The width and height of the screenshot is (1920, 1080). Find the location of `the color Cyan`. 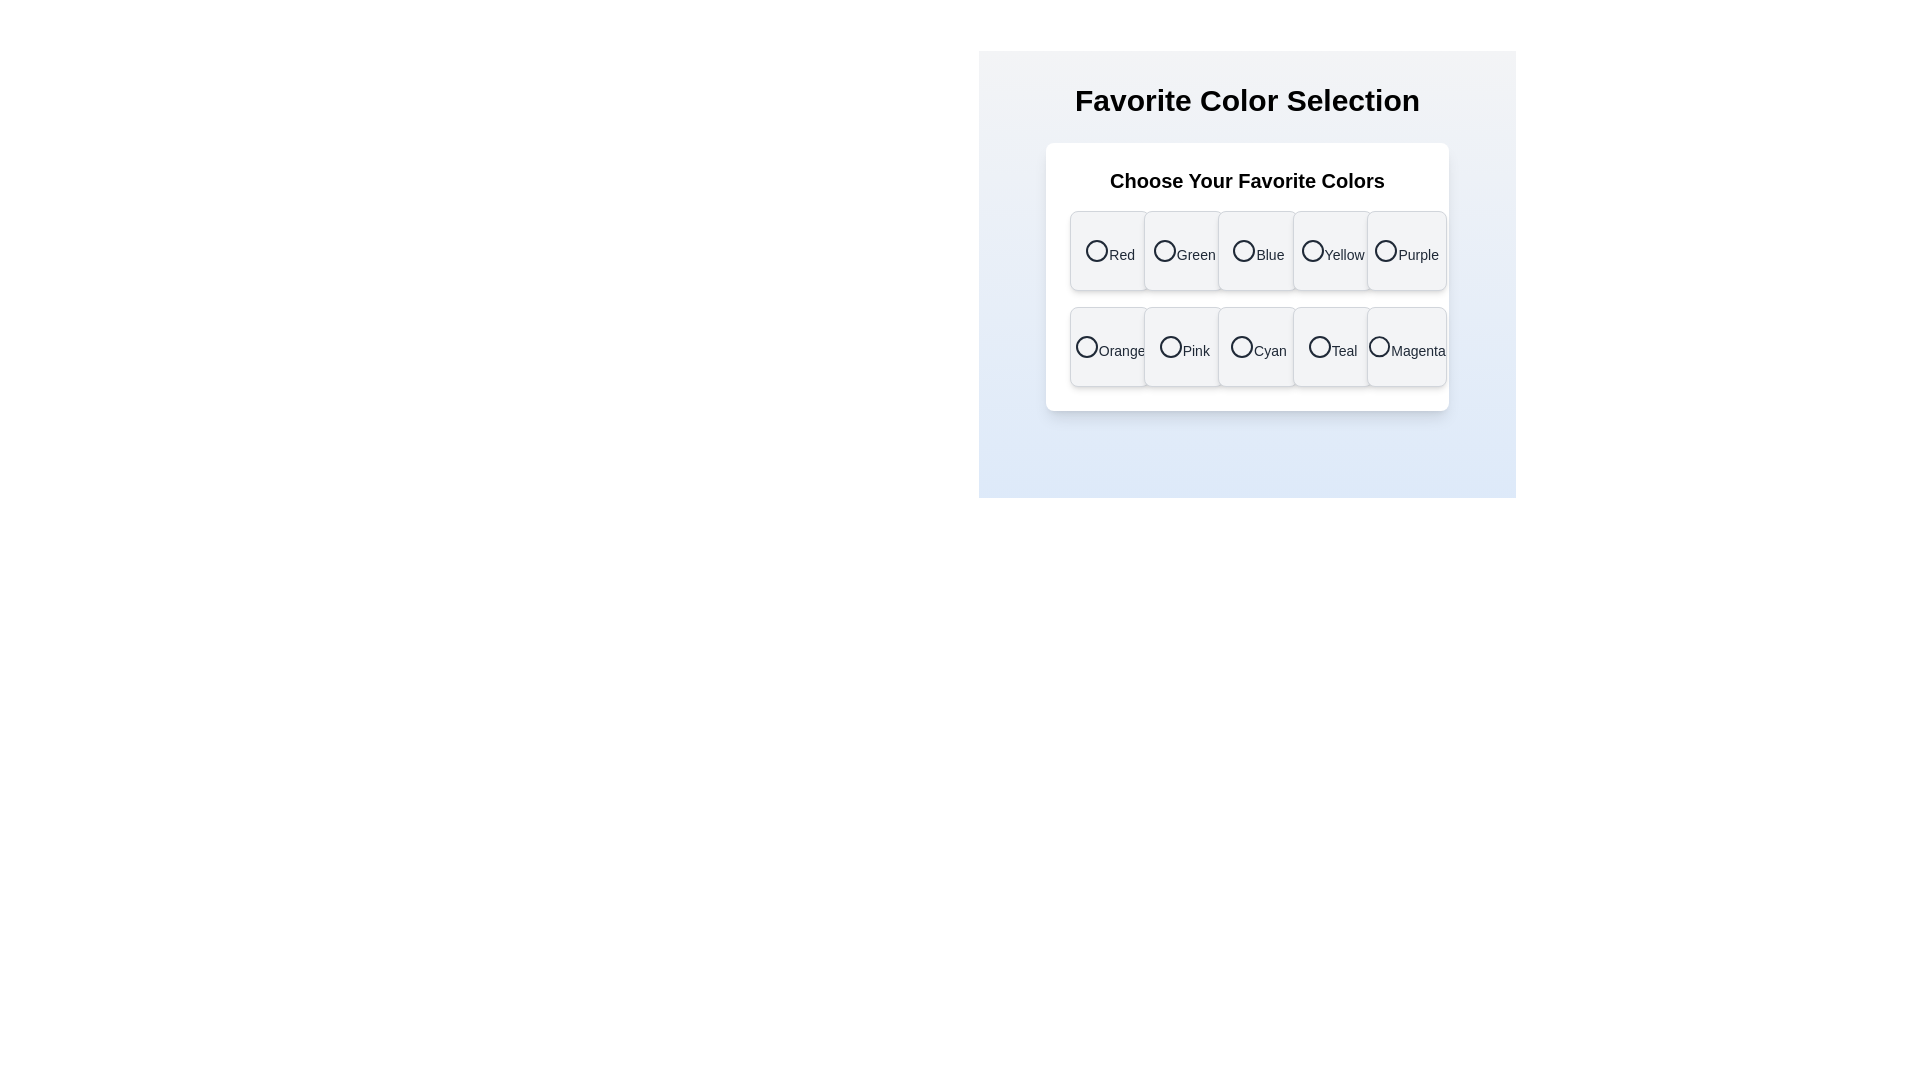

the color Cyan is located at coordinates (1257, 346).